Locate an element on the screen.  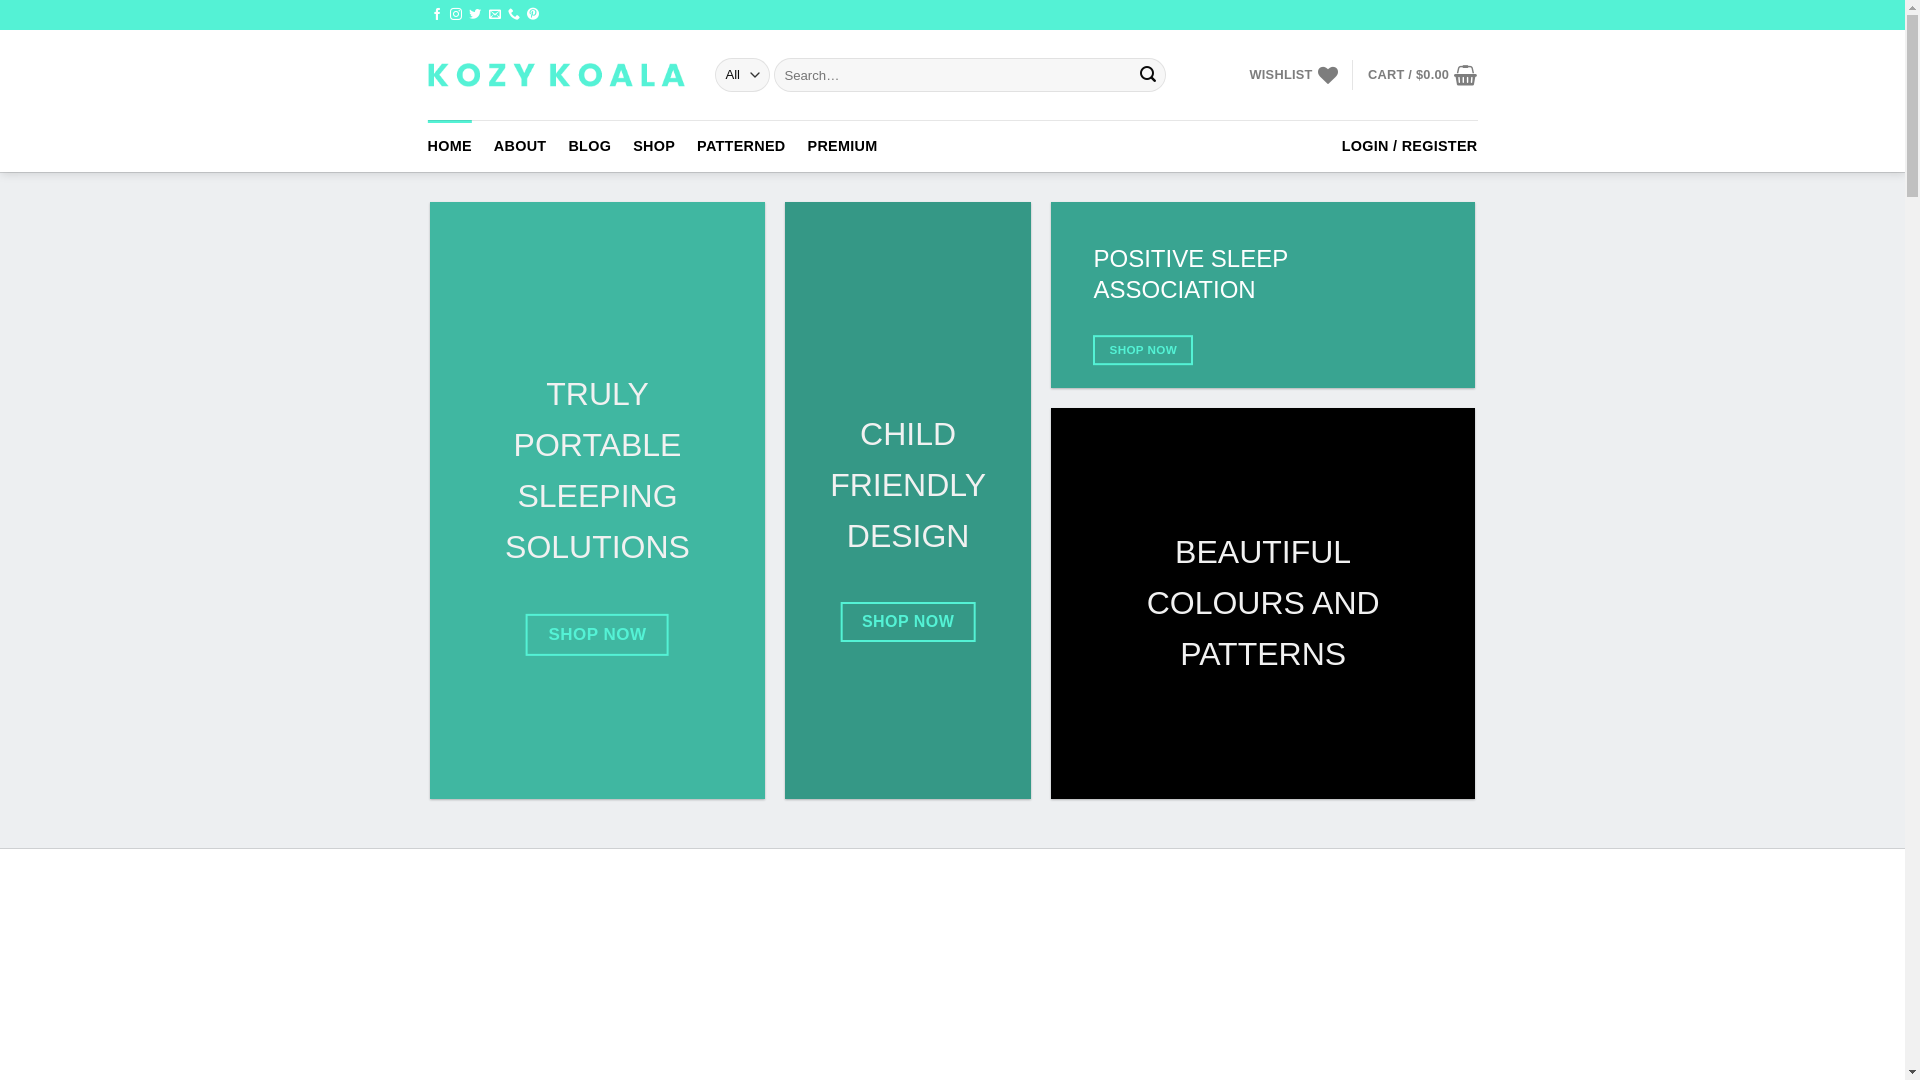
'Follow on Facebook' is located at coordinates (435, 15).